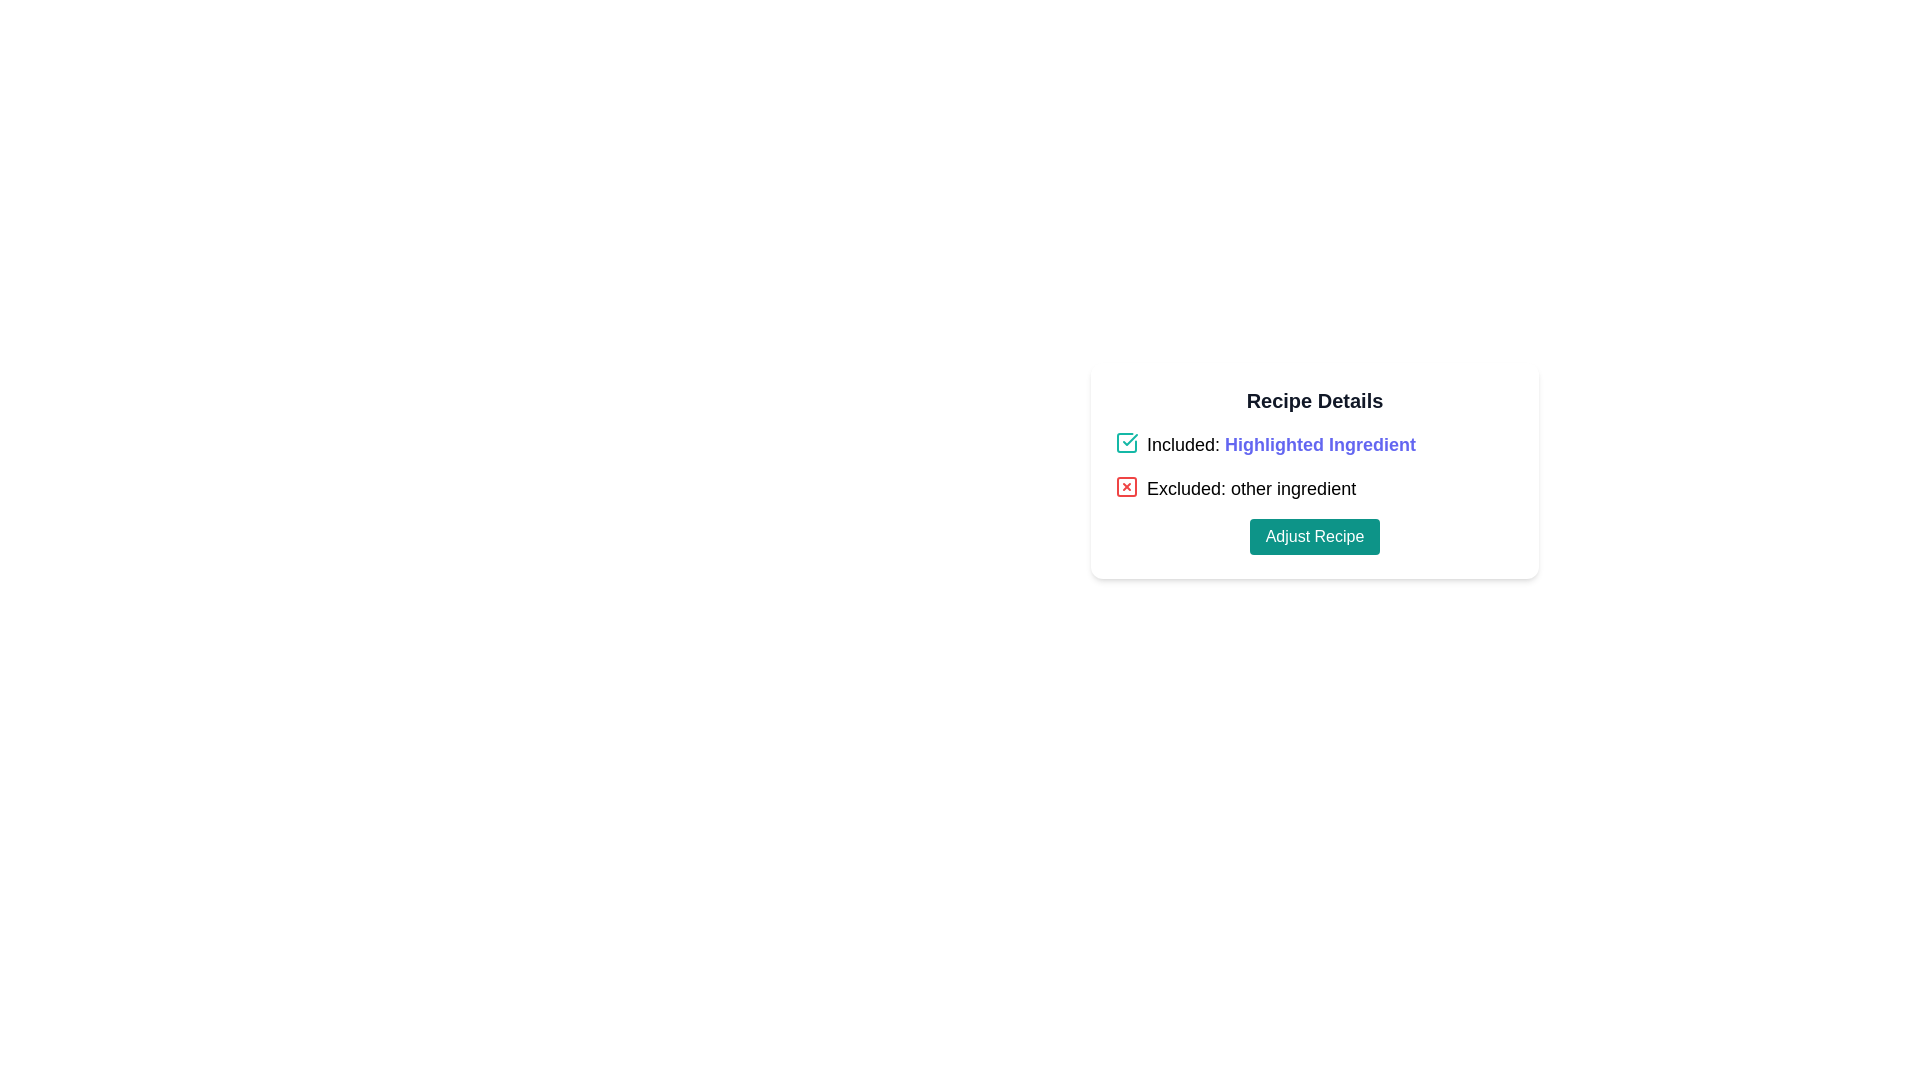  Describe the element at coordinates (1315, 535) in the screenshot. I see `the teal button labeled 'Adjust Recipe' at the bottom of the 'Recipe Details' card` at that location.